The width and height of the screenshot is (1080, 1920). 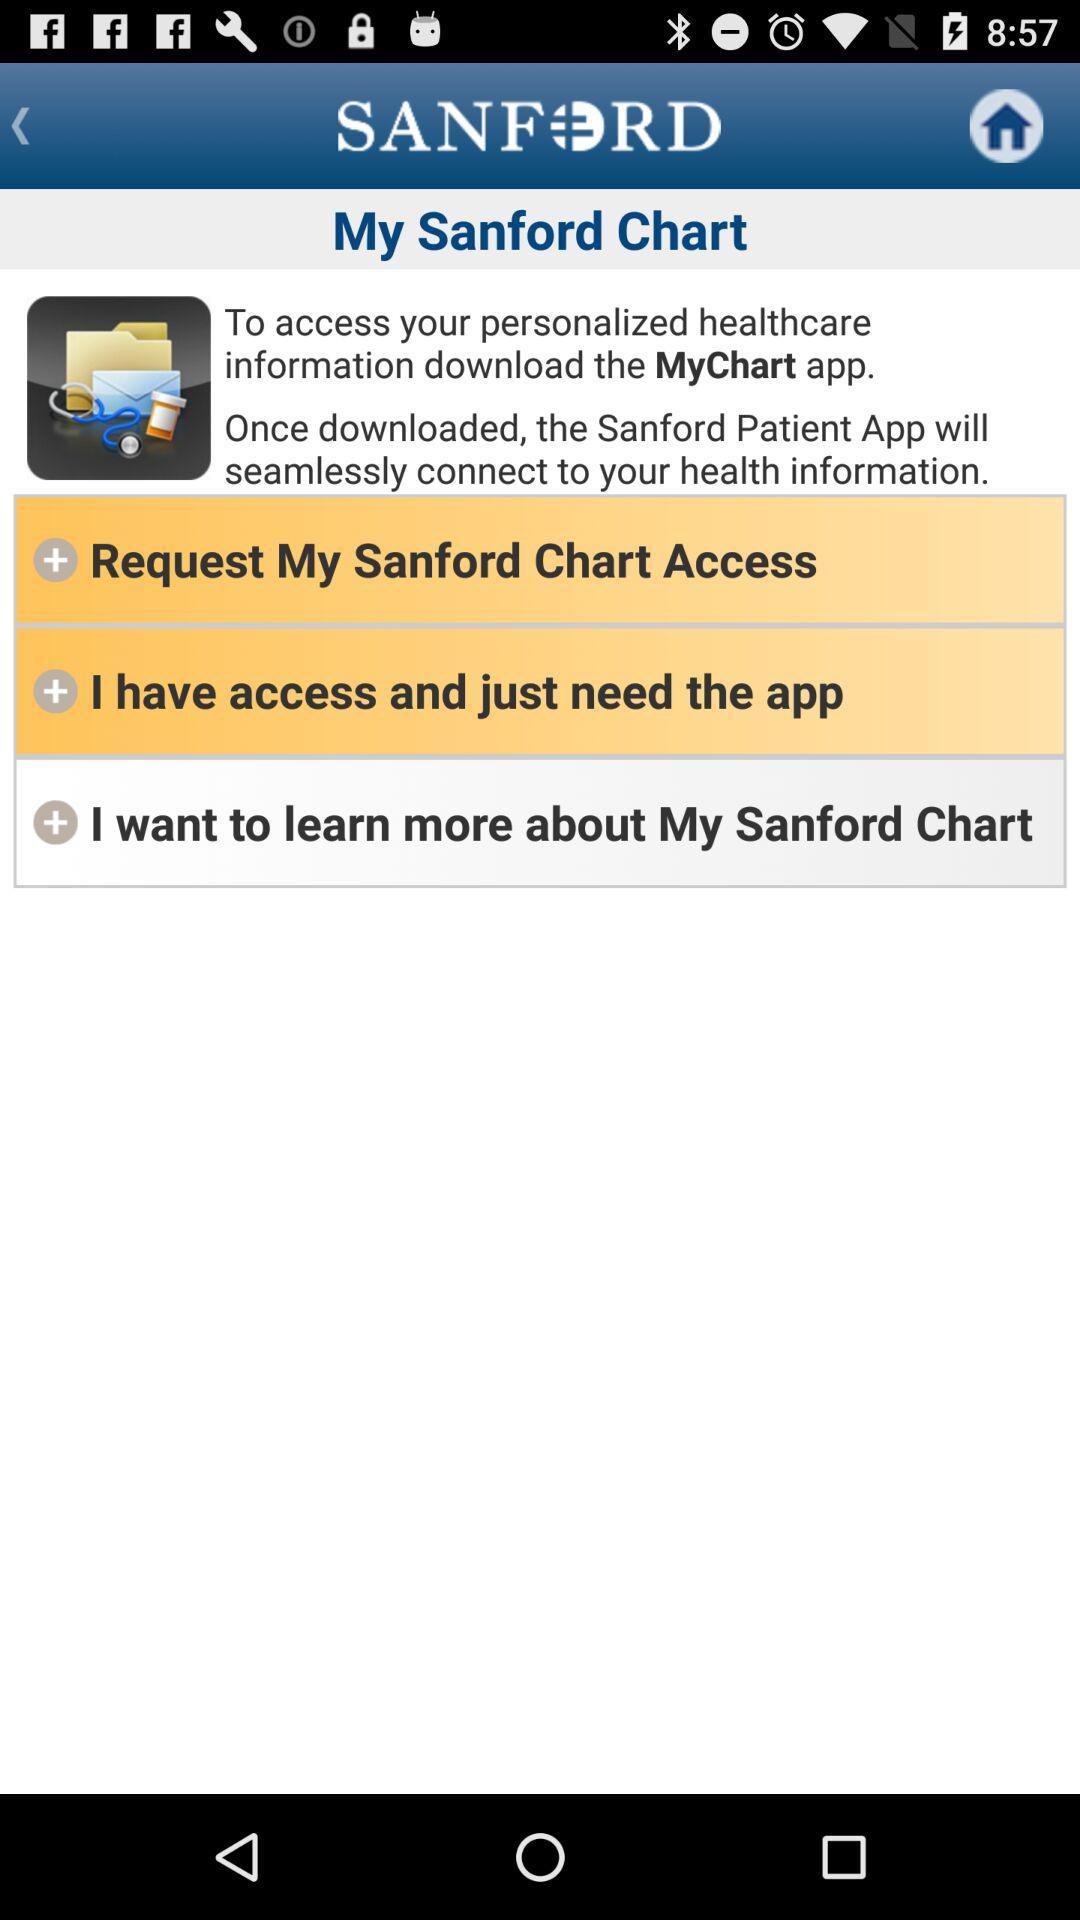 What do you see at coordinates (1006, 124) in the screenshot?
I see `the home icon button` at bounding box center [1006, 124].